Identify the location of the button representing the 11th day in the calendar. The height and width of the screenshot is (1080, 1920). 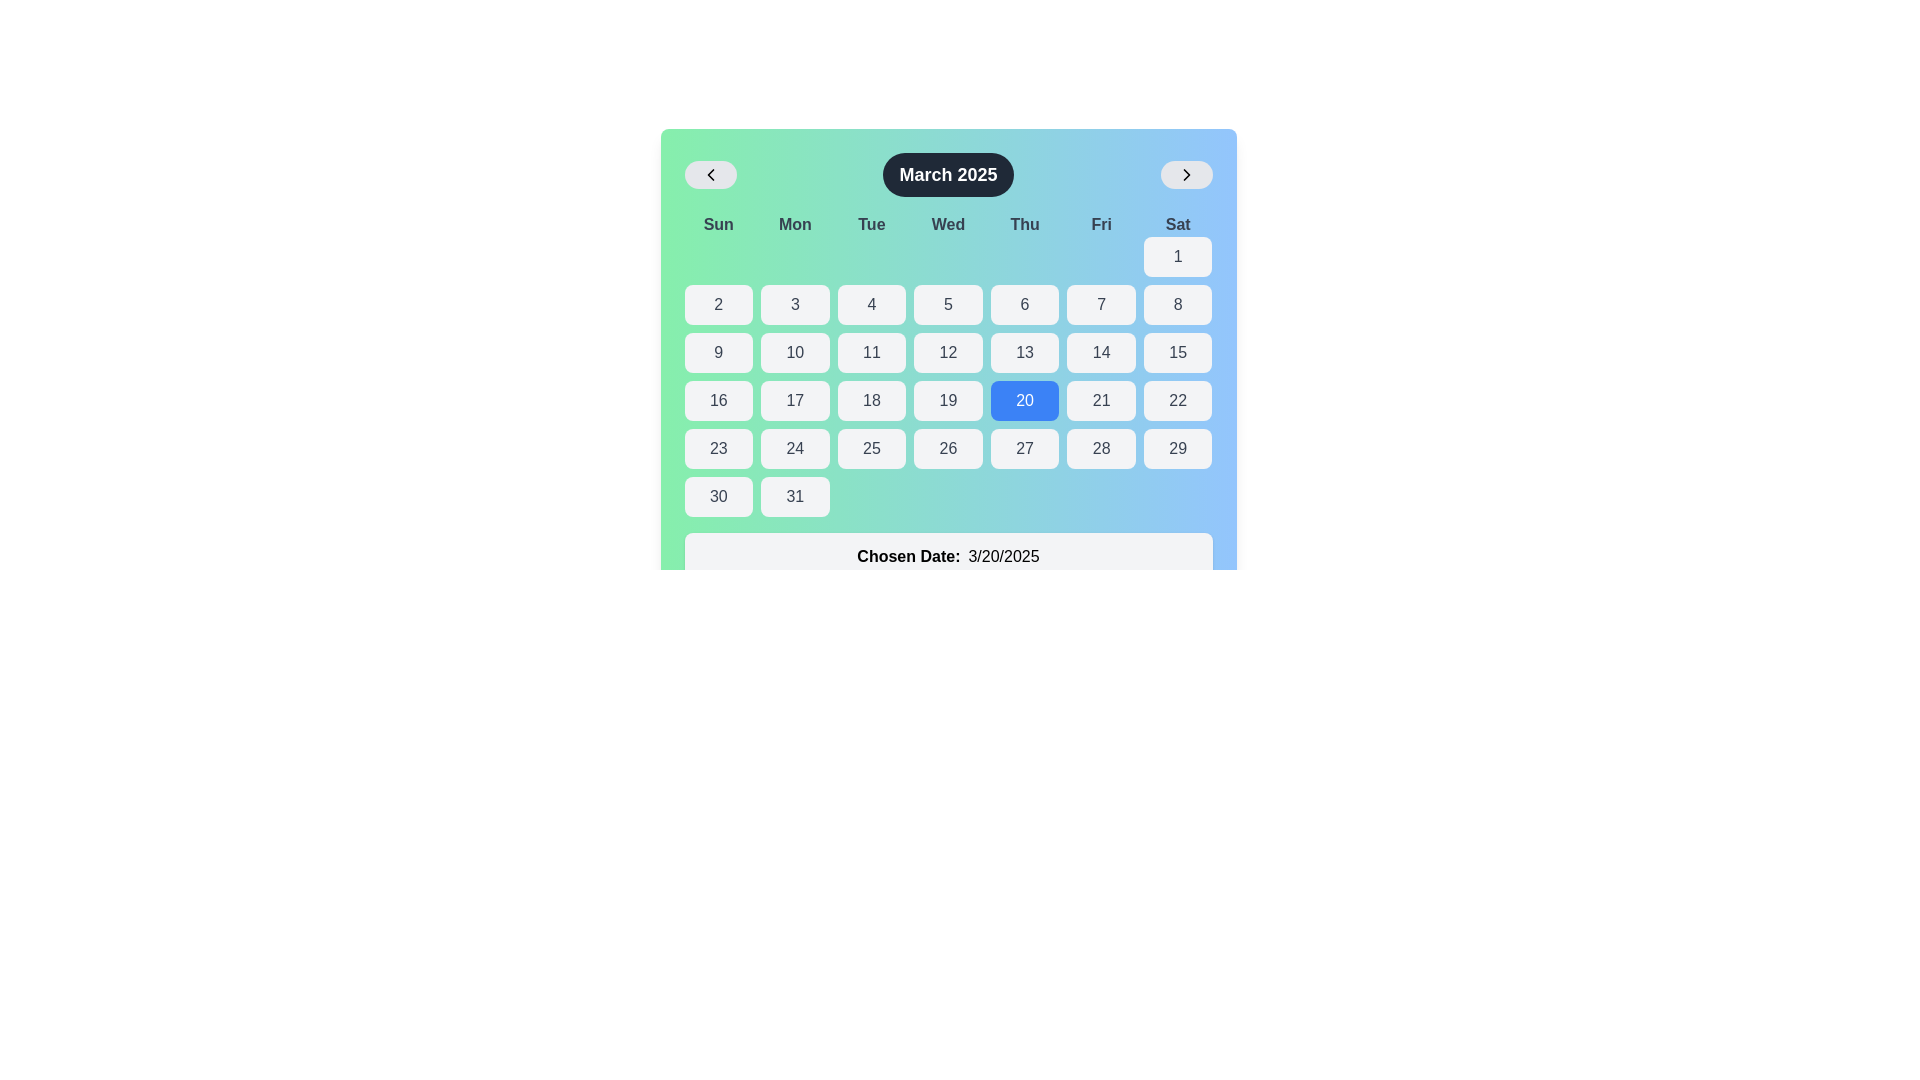
(871, 352).